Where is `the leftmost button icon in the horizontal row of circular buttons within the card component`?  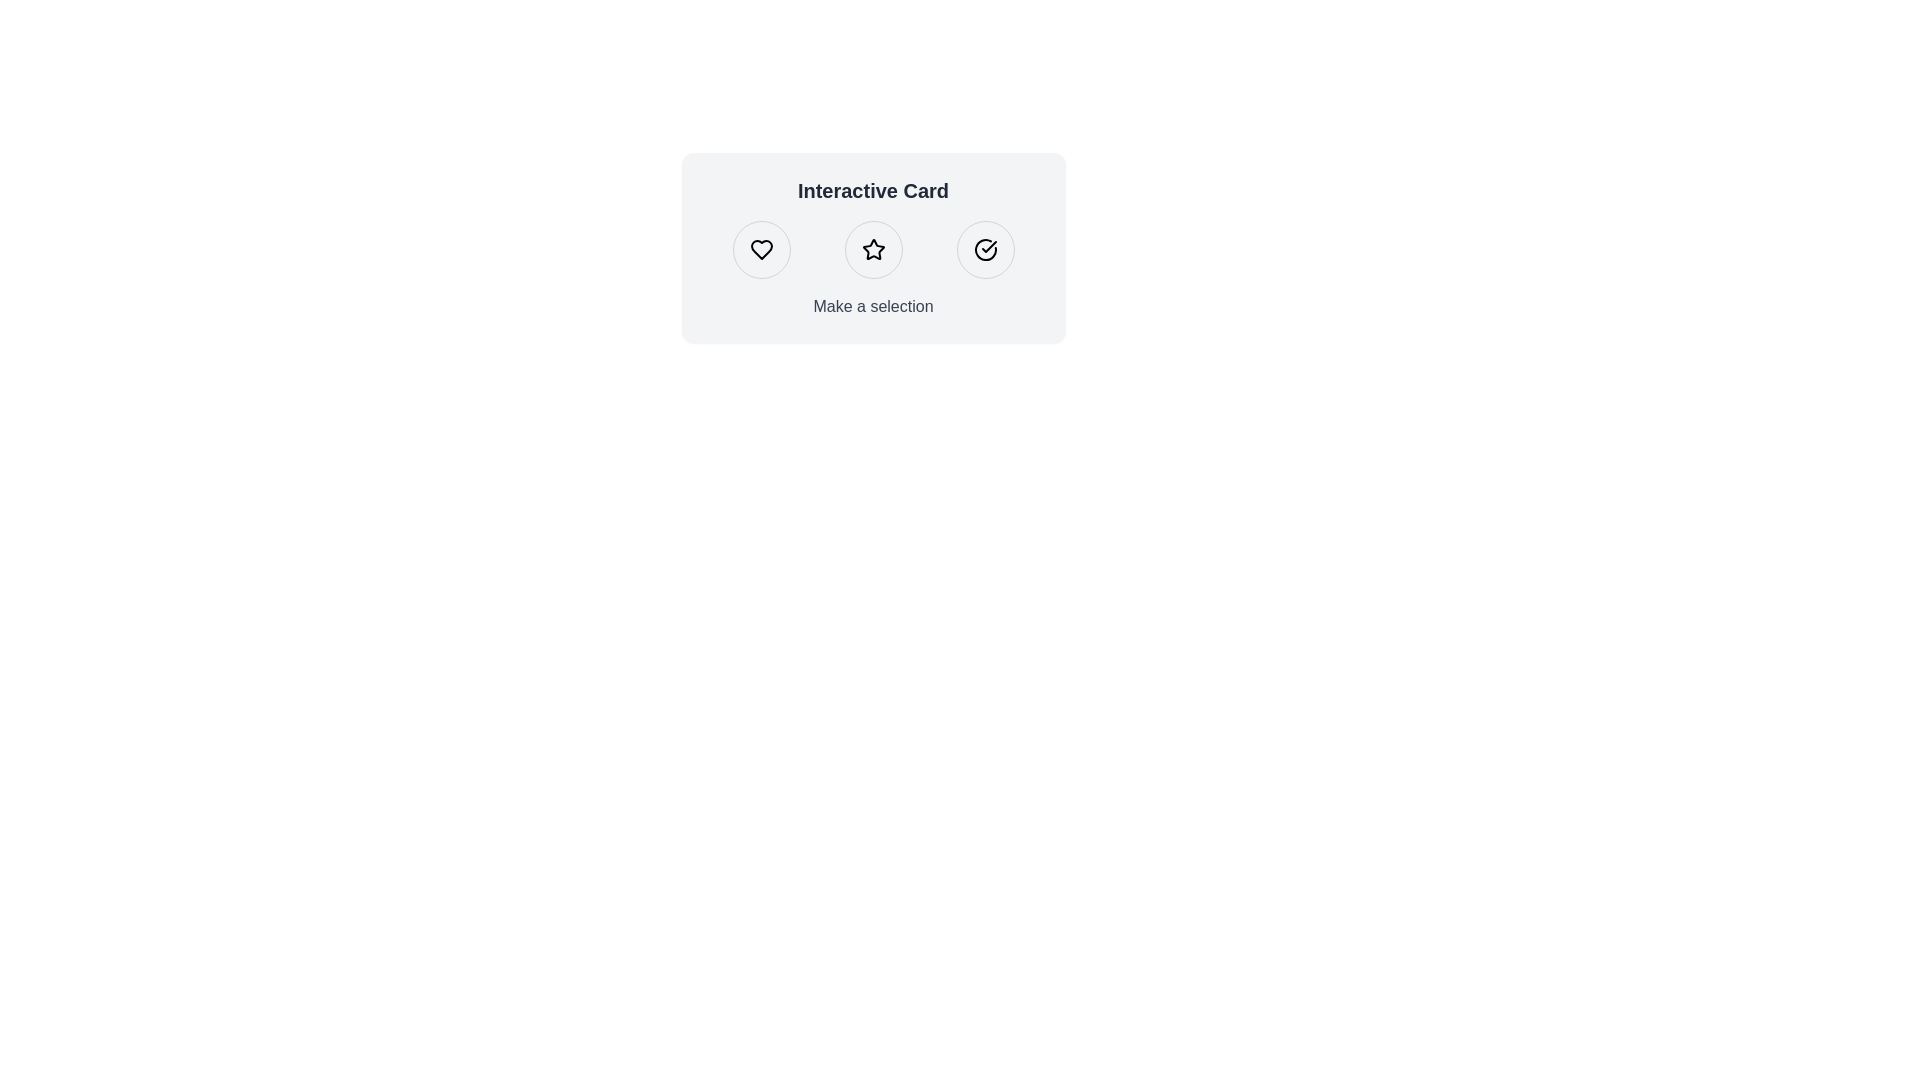 the leftmost button icon in the horizontal row of circular buttons within the card component is located at coordinates (760, 249).